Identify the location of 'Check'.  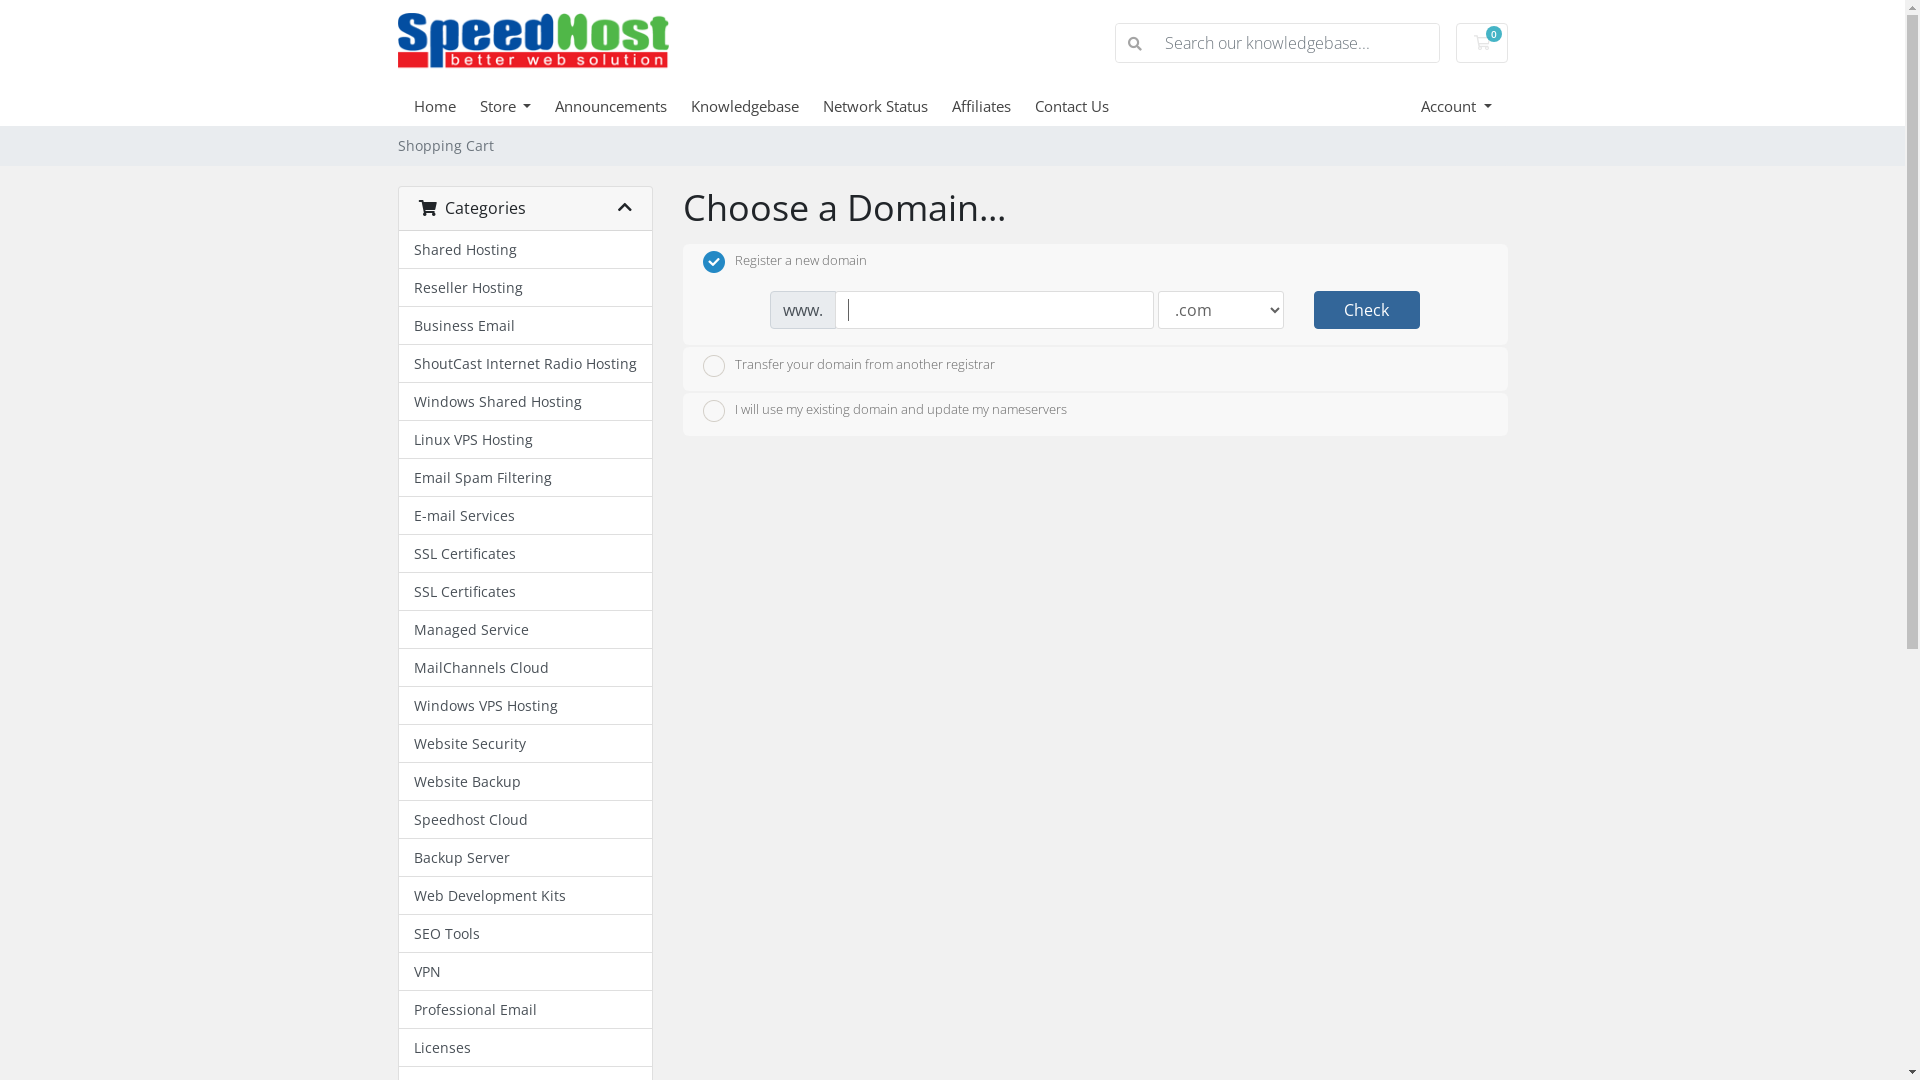
(1366, 309).